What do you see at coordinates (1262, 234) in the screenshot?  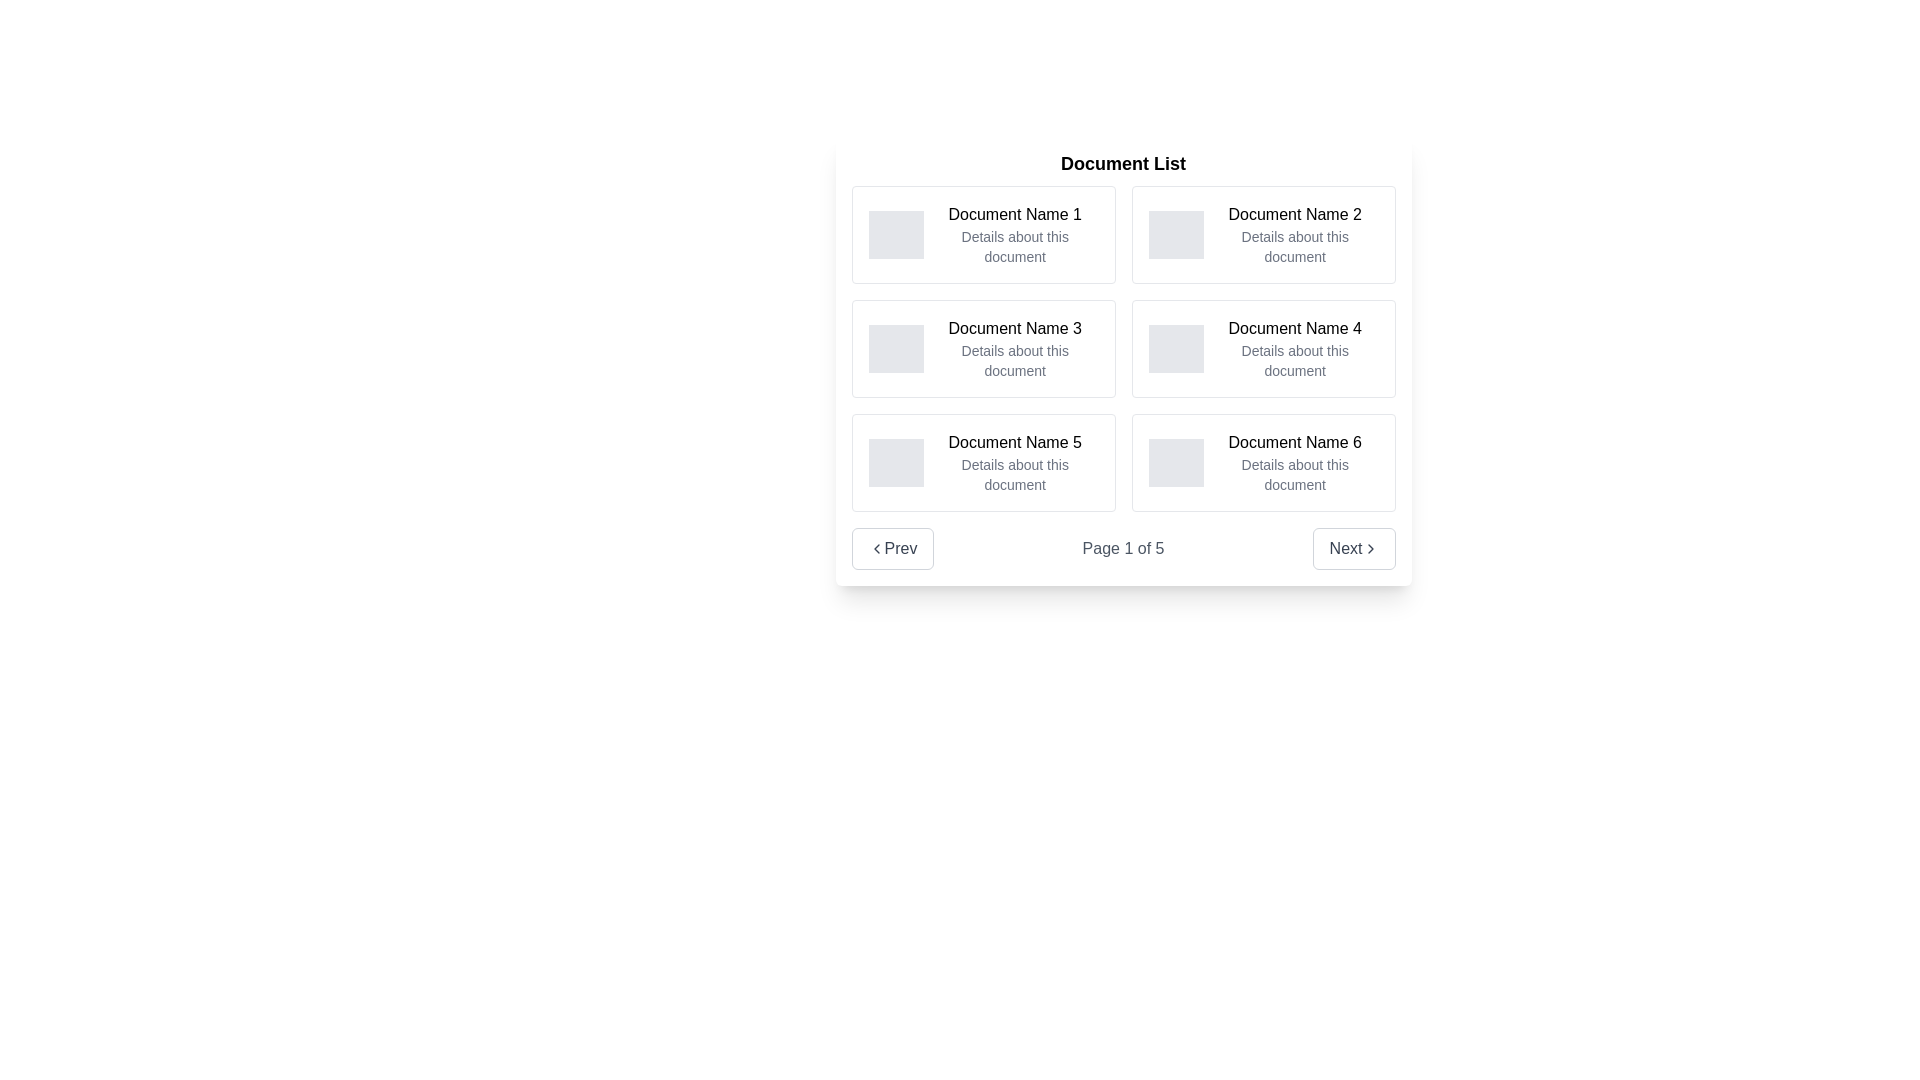 I see `the second card-like clickable area in the 'Document List'` at bounding box center [1262, 234].